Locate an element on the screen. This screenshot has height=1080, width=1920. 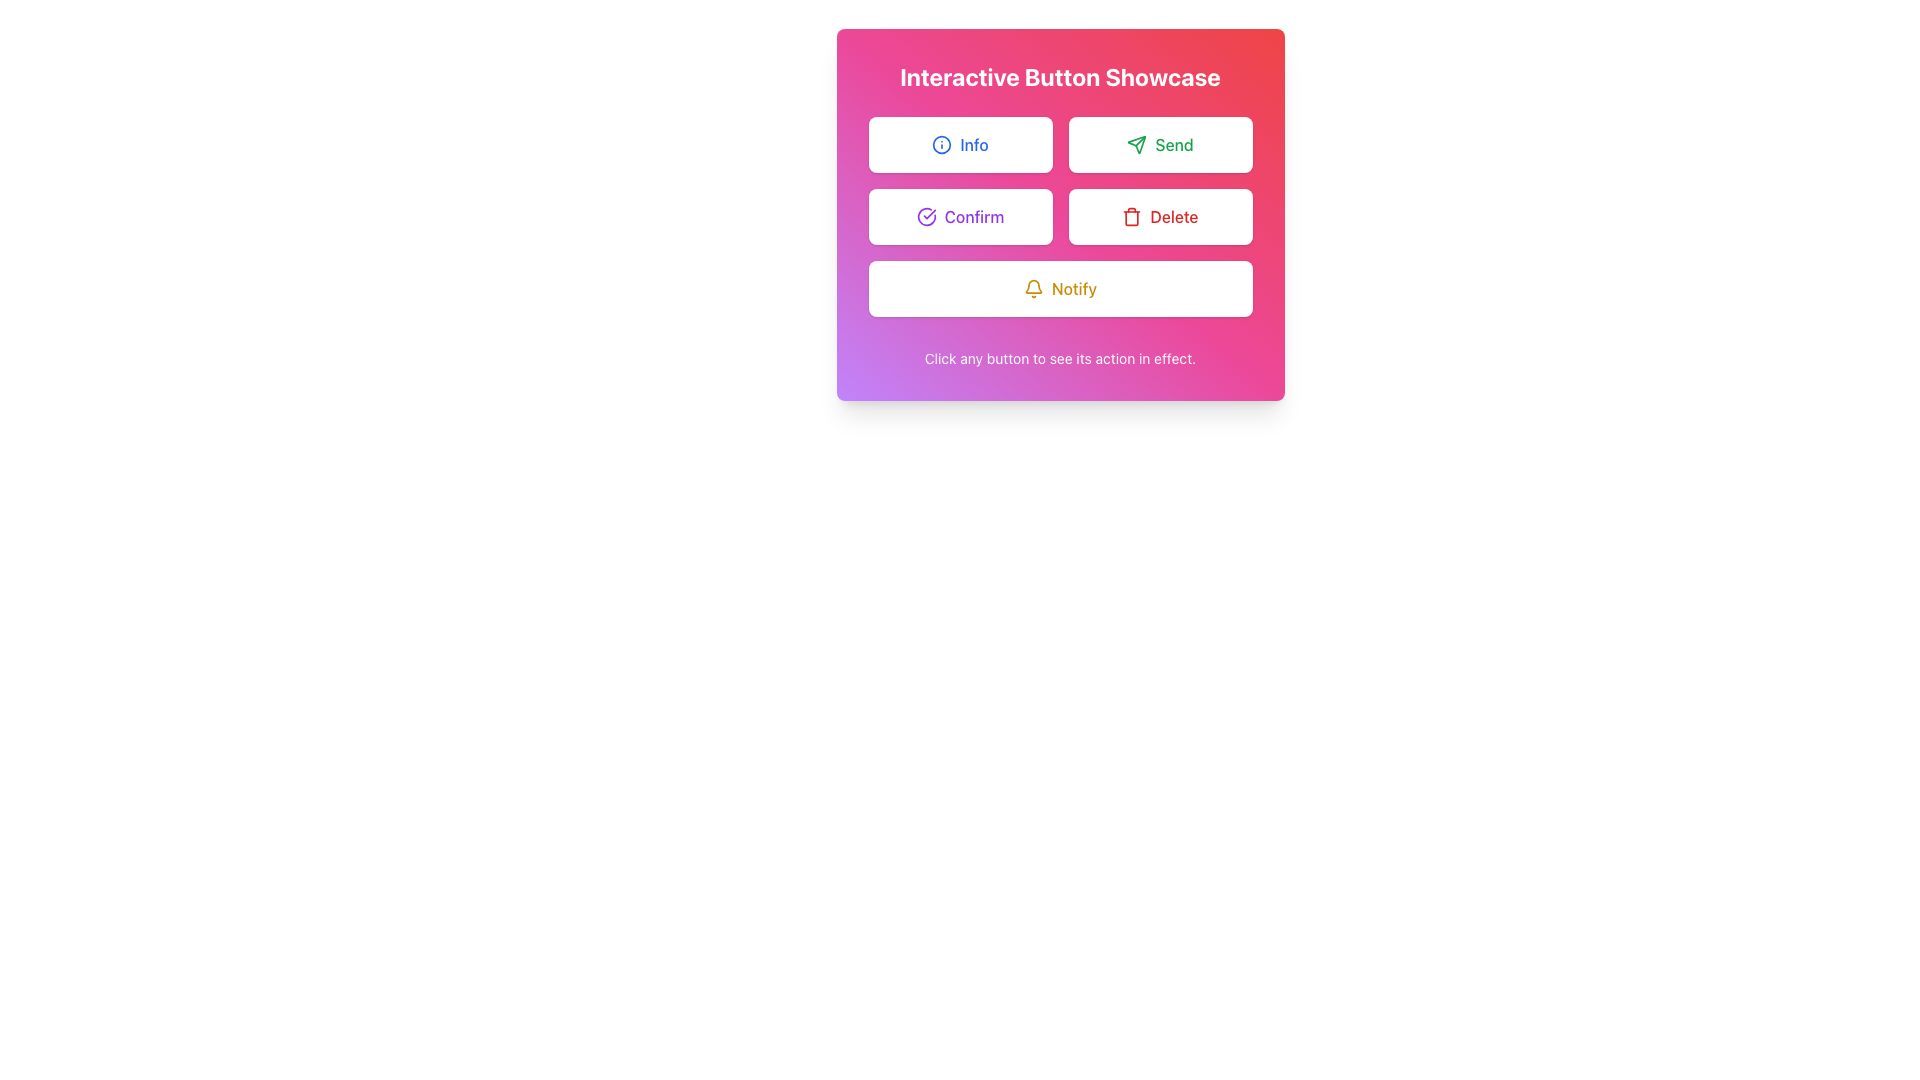
the purple circular icon with a white check mark, located to the left of the 'Confirm' text in the second row of buttons is located at coordinates (925, 216).